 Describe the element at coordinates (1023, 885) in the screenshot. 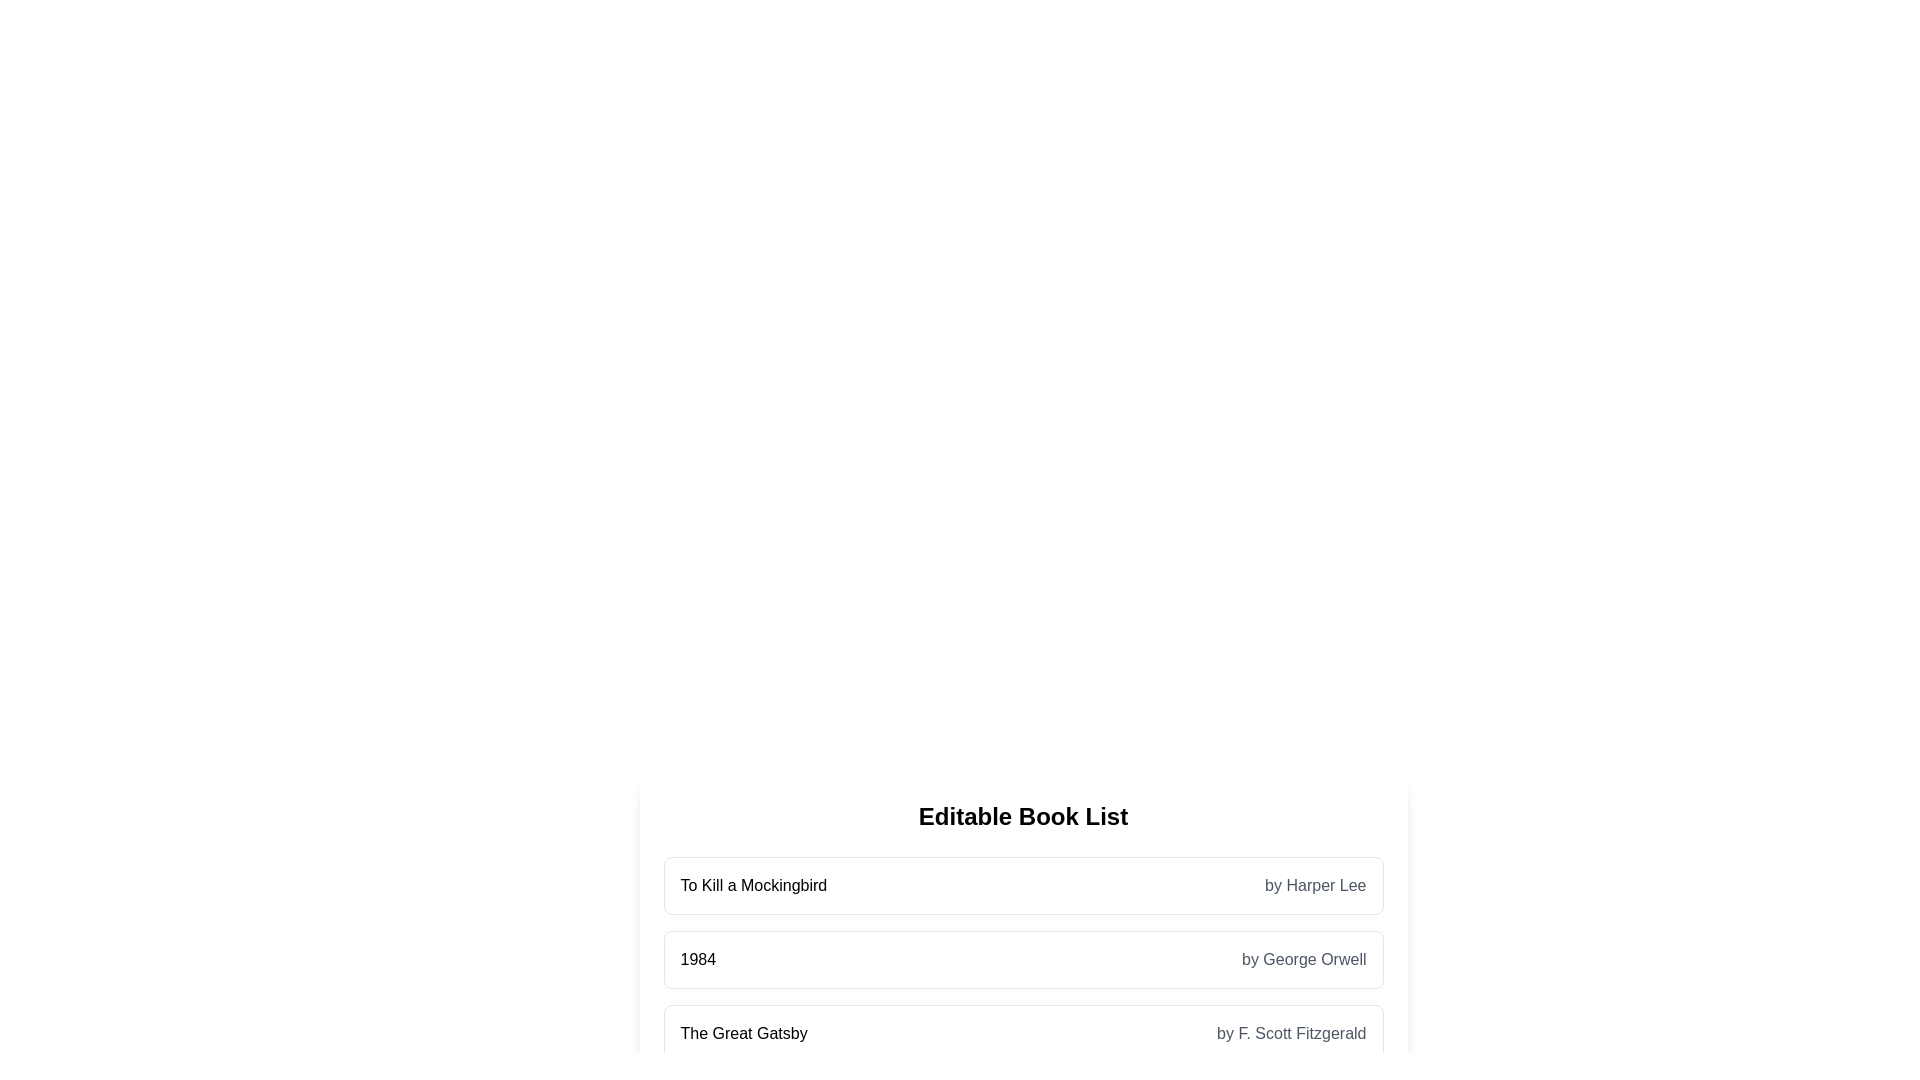

I see `the first item in the book list, which displays the title and author of a book, located below 'Editable Book List' and above '1984' and 'The Great Gatsby'` at that location.